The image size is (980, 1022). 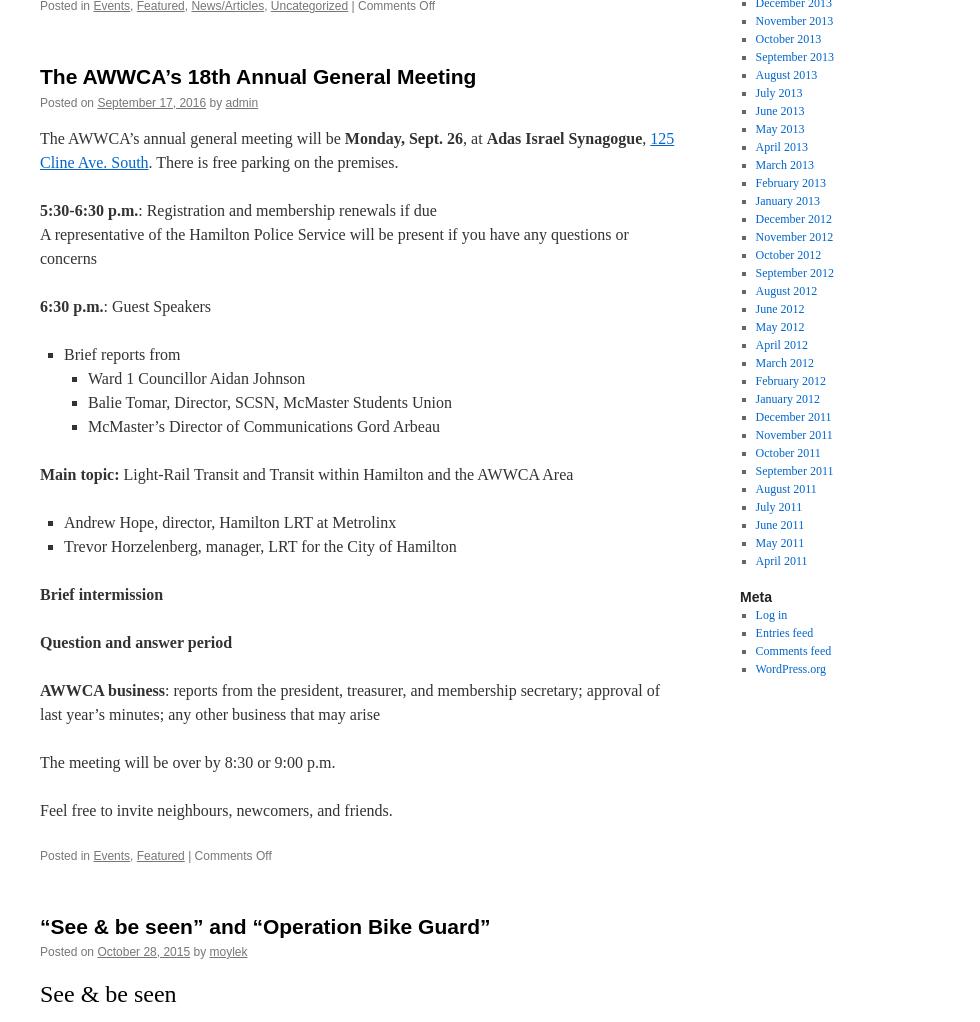 What do you see at coordinates (563, 137) in the screenshot?
I see `'Adas Israel Synagogue'` at bounding box center [563, 137].